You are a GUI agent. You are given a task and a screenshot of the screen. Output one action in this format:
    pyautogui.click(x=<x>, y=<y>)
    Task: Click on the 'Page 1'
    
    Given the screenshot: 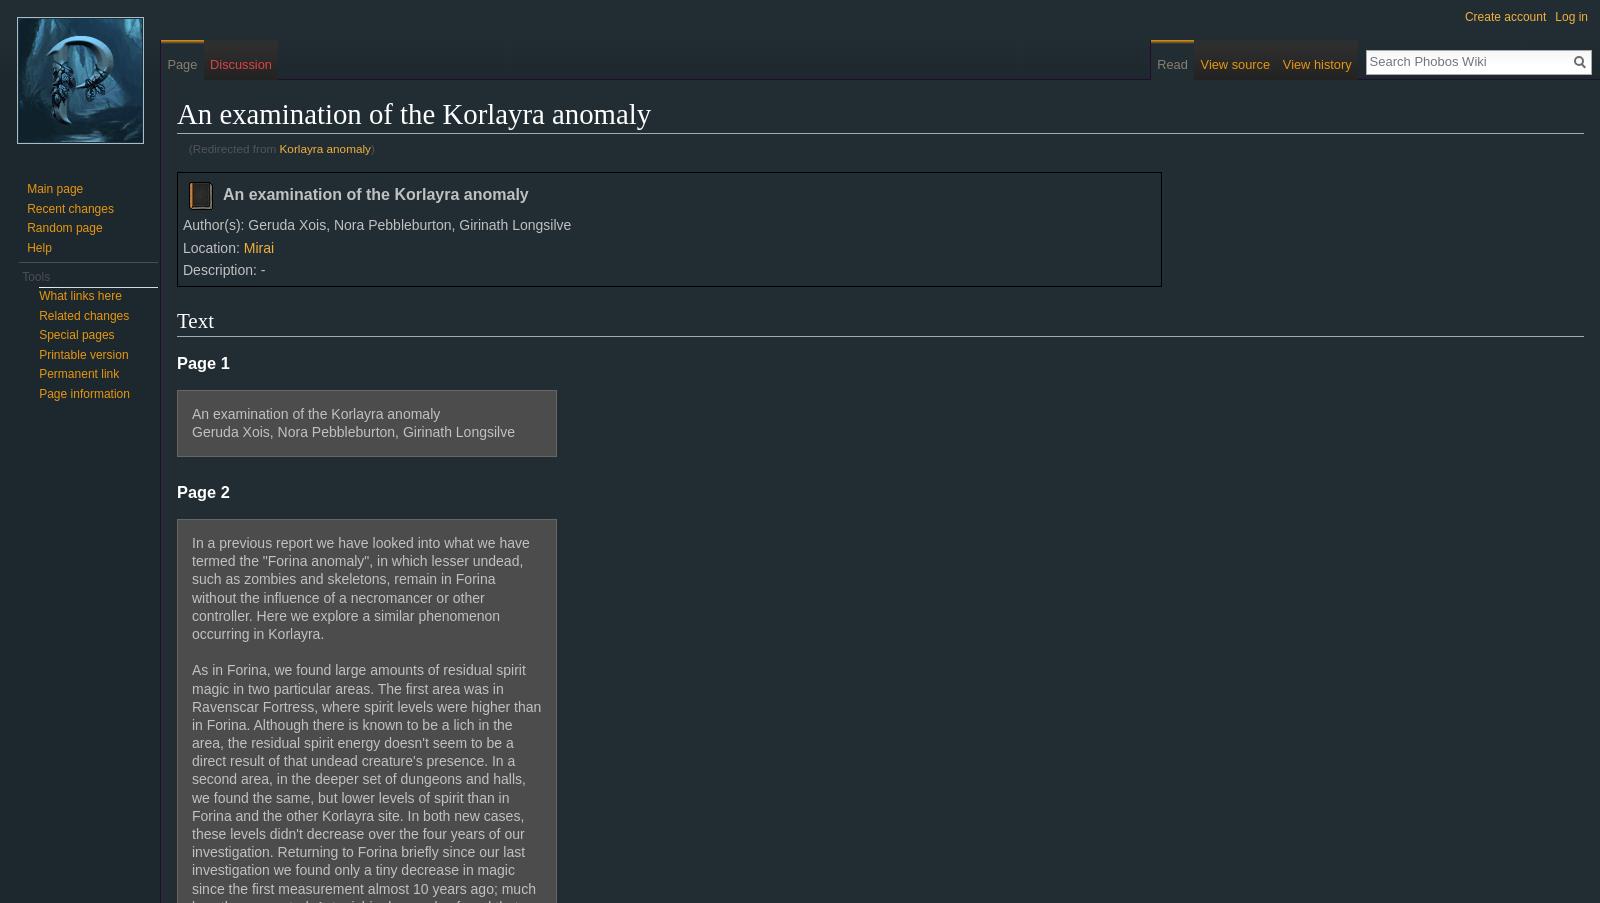 What is the action you would take?
    pyautogui.click(x=175, y=363)
    